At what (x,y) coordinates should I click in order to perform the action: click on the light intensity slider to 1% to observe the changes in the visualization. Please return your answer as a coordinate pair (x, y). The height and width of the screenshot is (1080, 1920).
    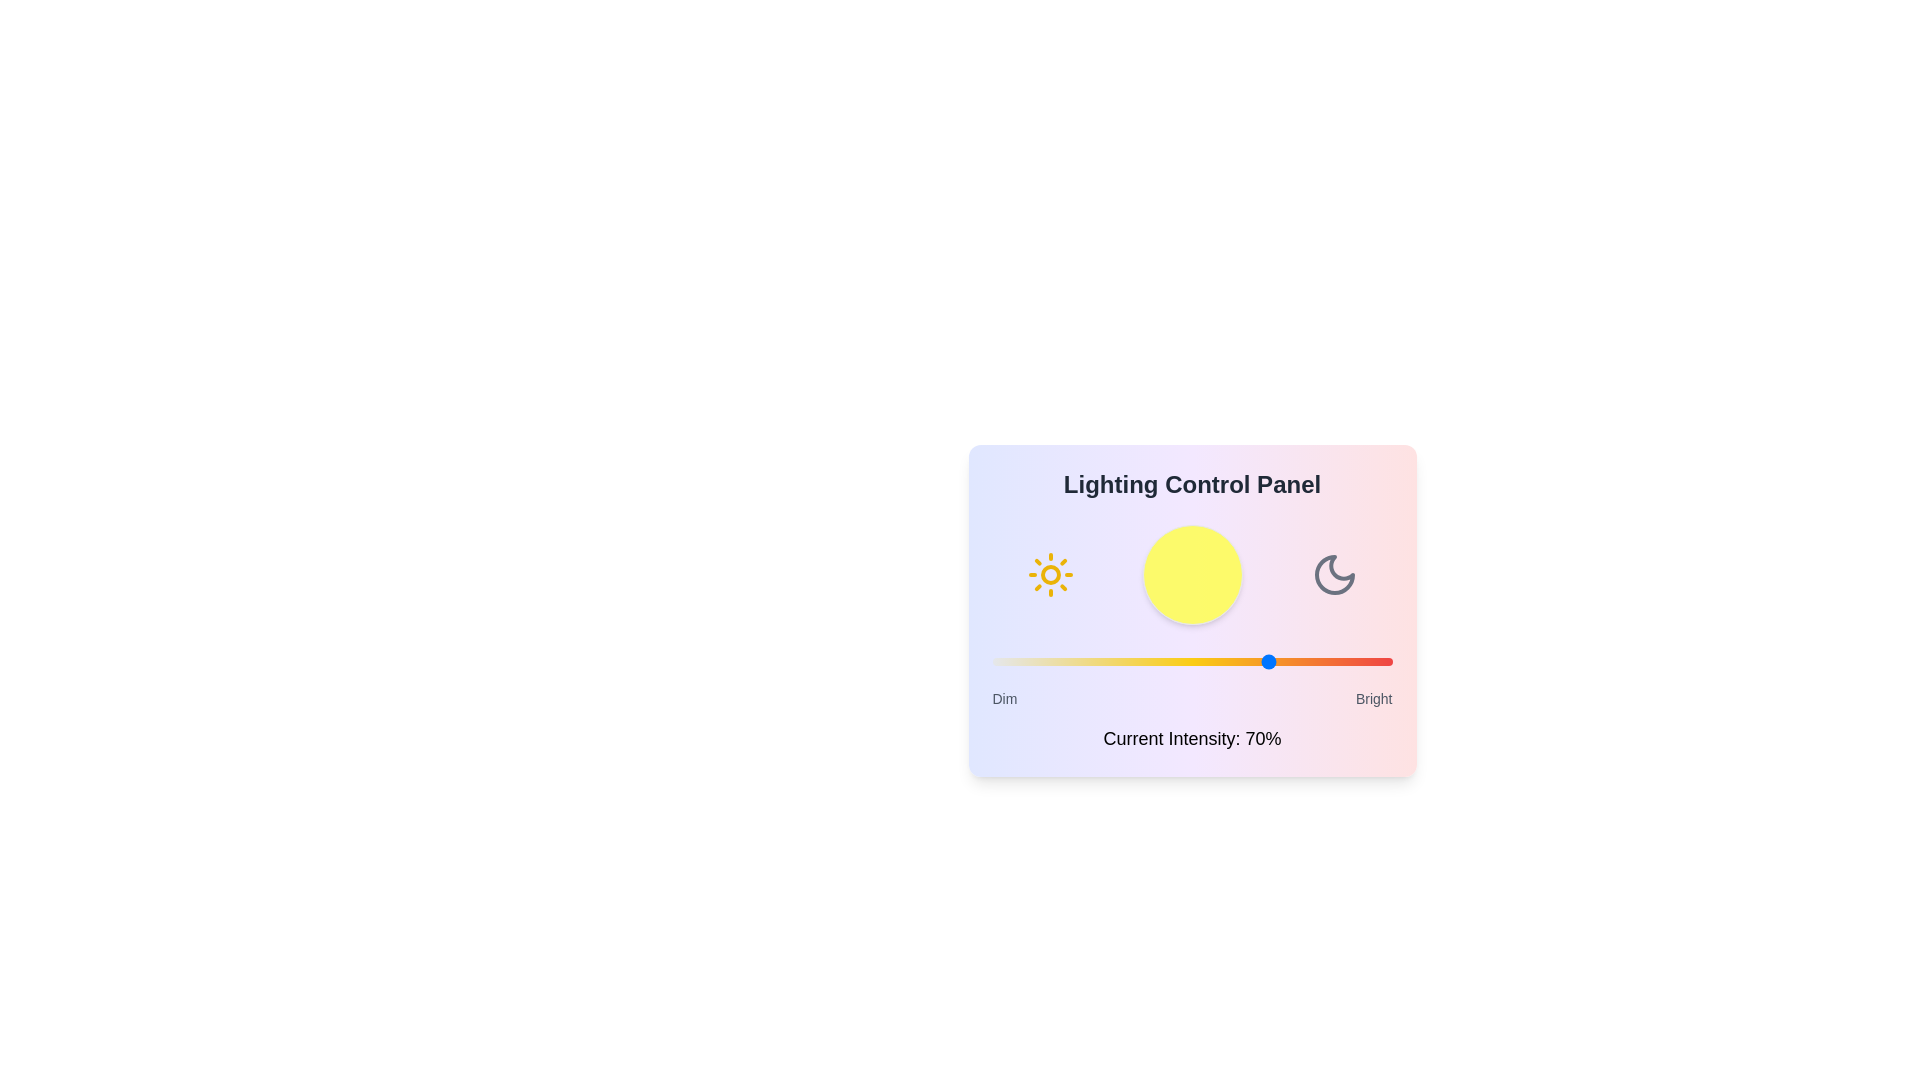
    Looking at the image, I should click on (996, 662).